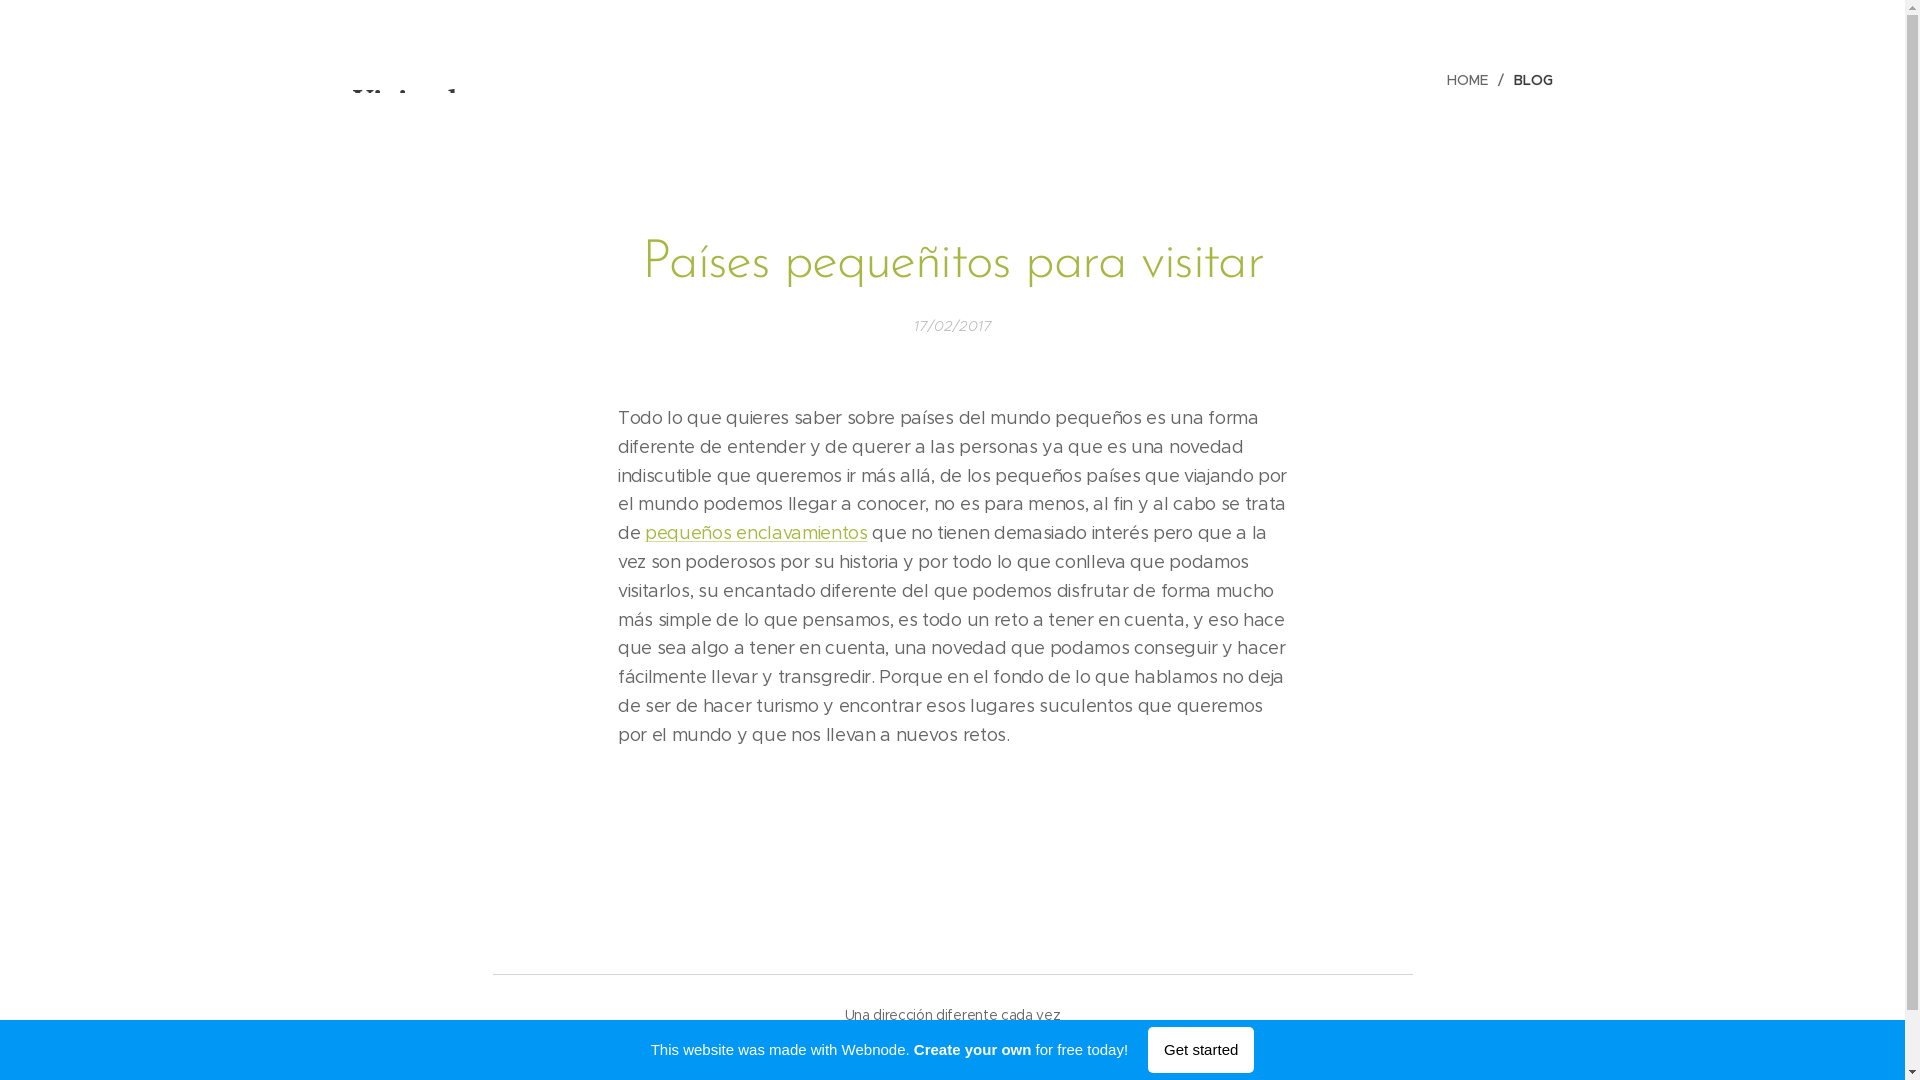  I want to click on 'HOME', so click(1473, 79).